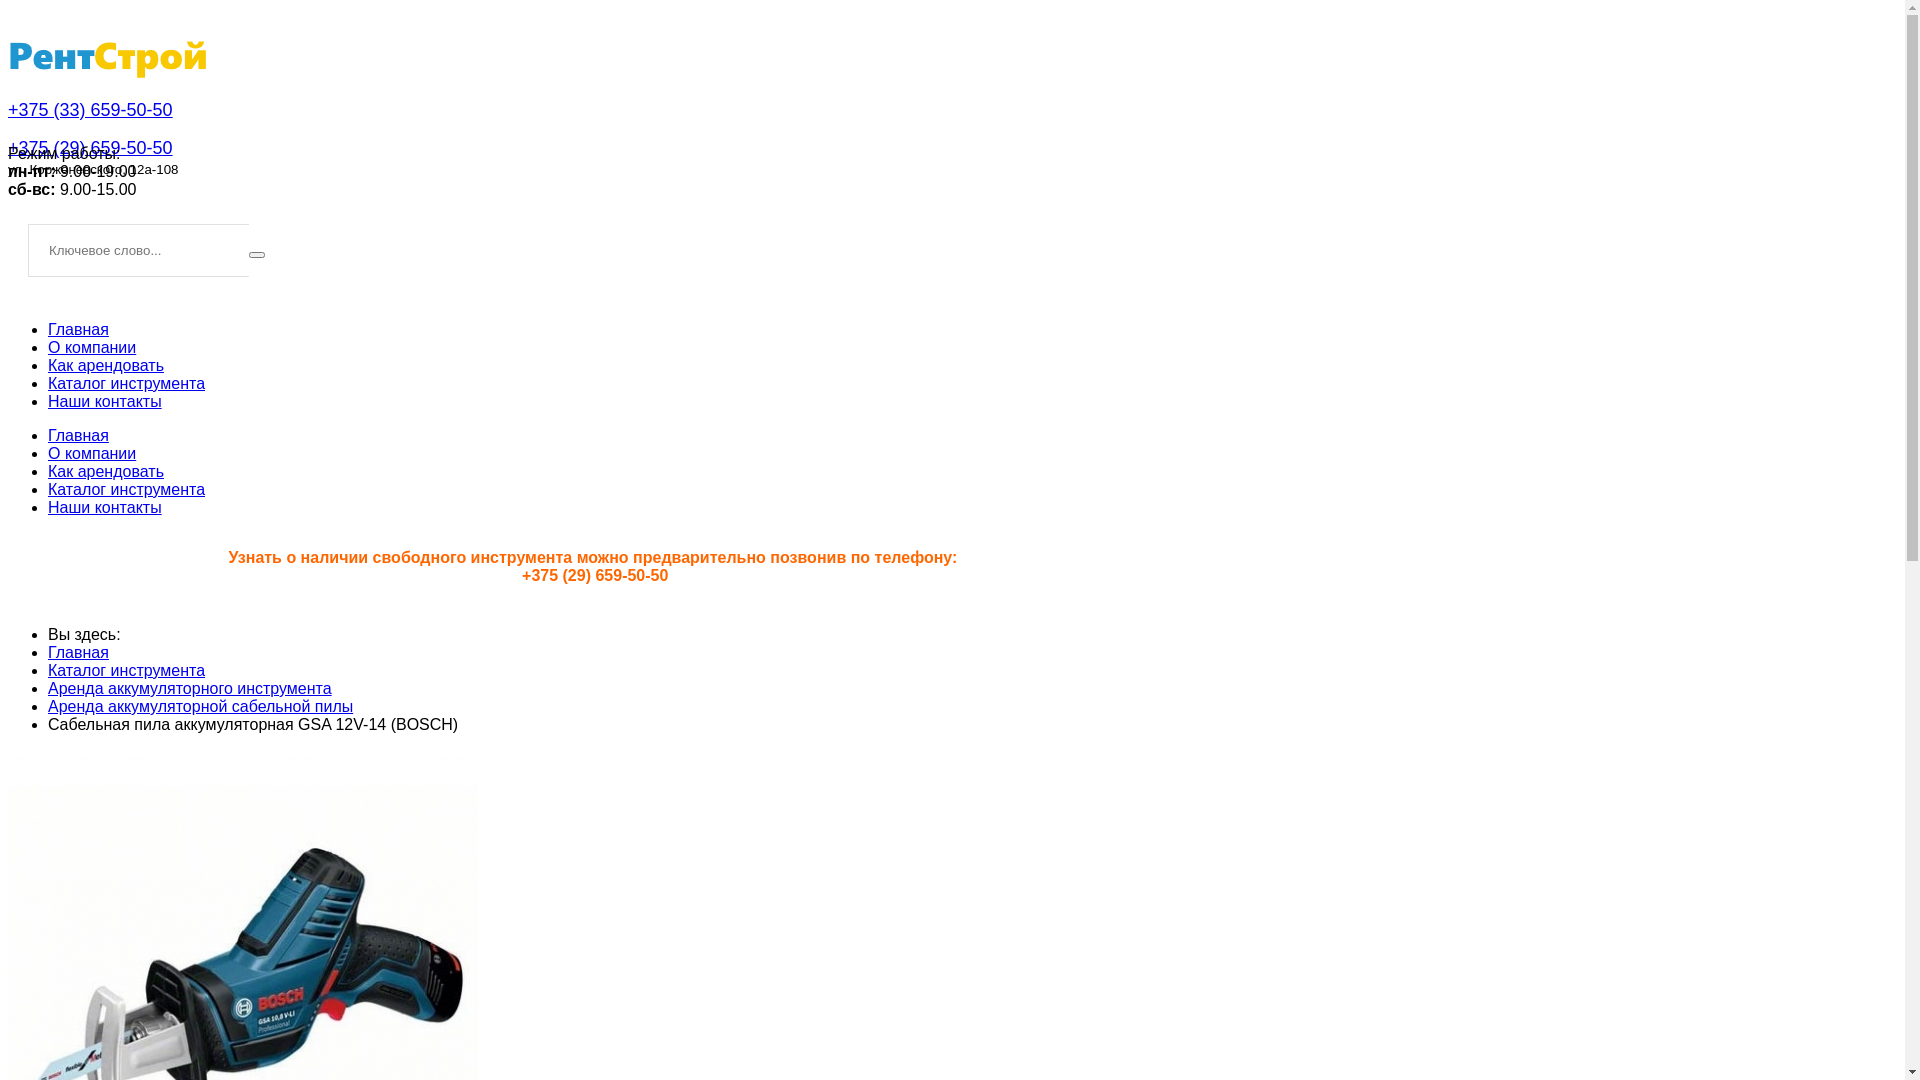 This screenshot has height=1080, width=1920. Describe the element at coordinates (107, 55) in the screenshot. I see `'Rentstori.by'` at that location.